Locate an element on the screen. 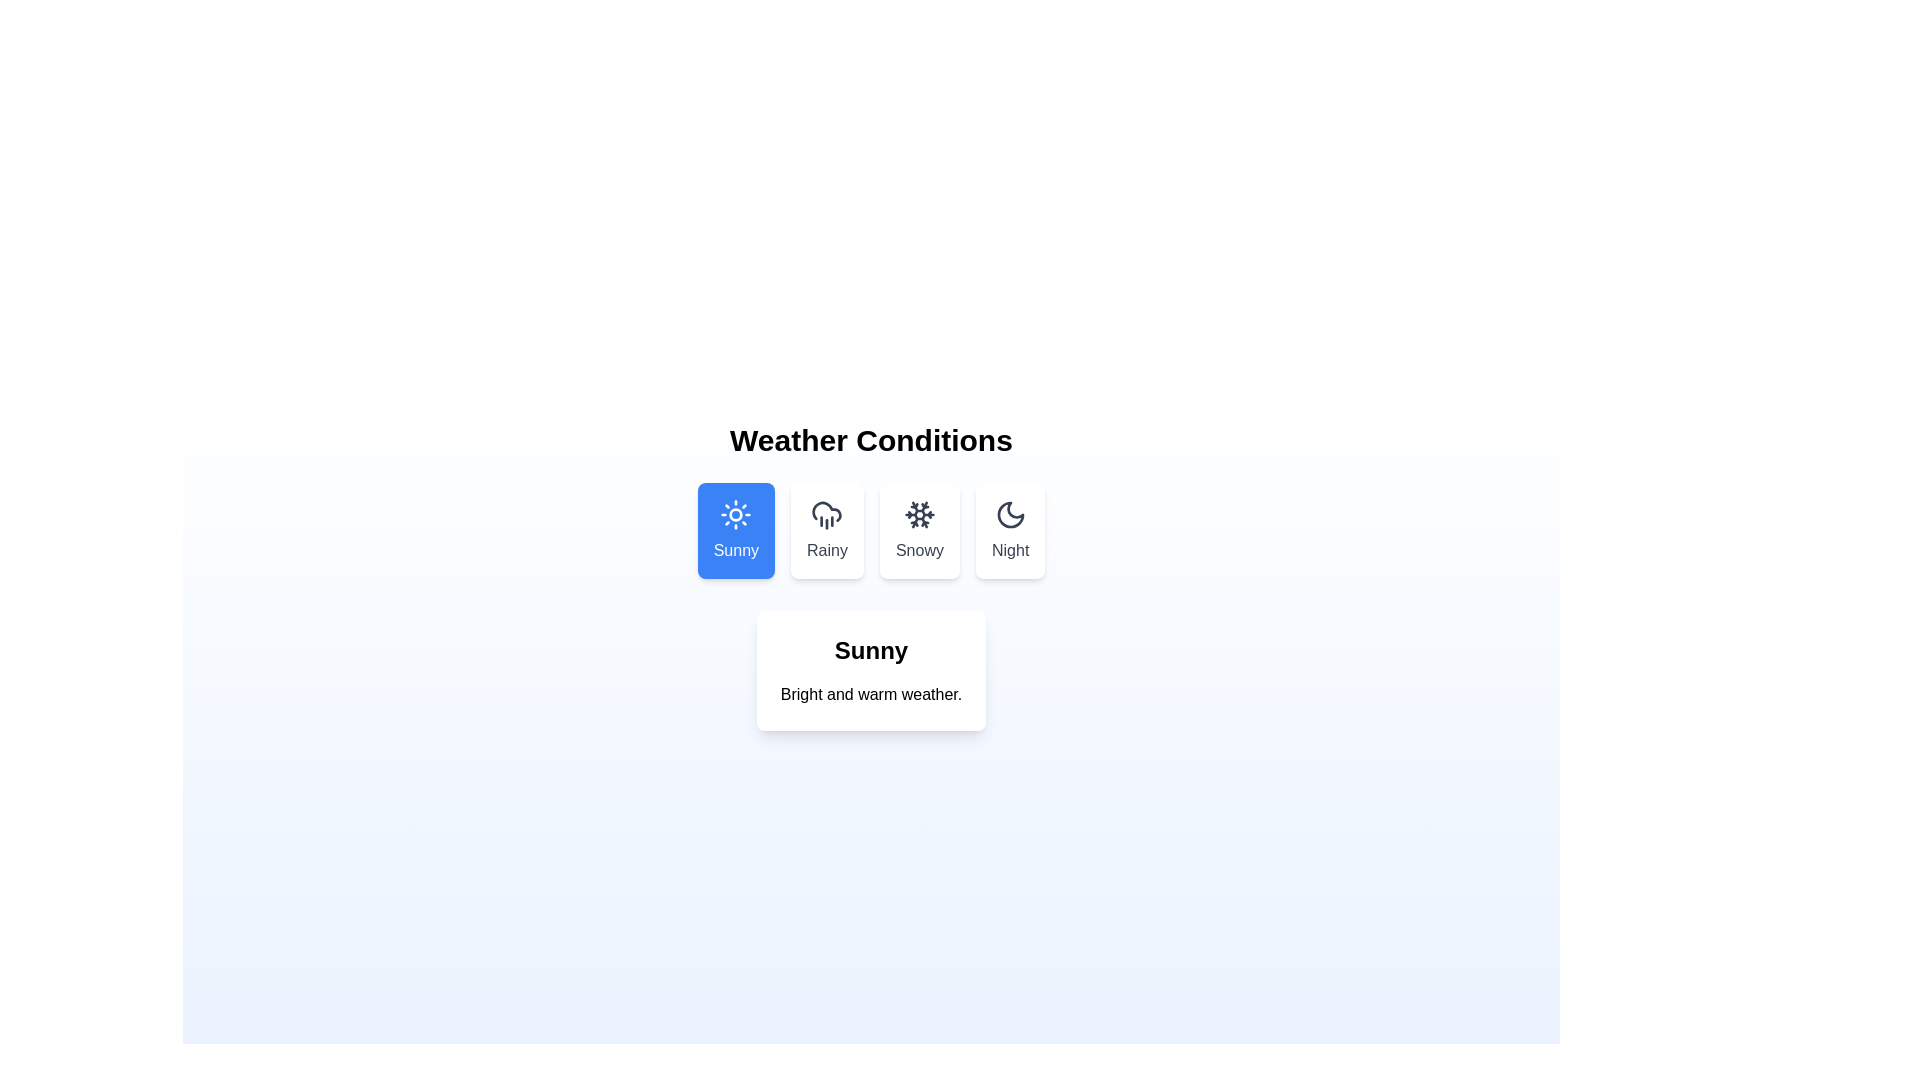  the Sunny tab to view its weather condition is located at coordinates (735, 530).